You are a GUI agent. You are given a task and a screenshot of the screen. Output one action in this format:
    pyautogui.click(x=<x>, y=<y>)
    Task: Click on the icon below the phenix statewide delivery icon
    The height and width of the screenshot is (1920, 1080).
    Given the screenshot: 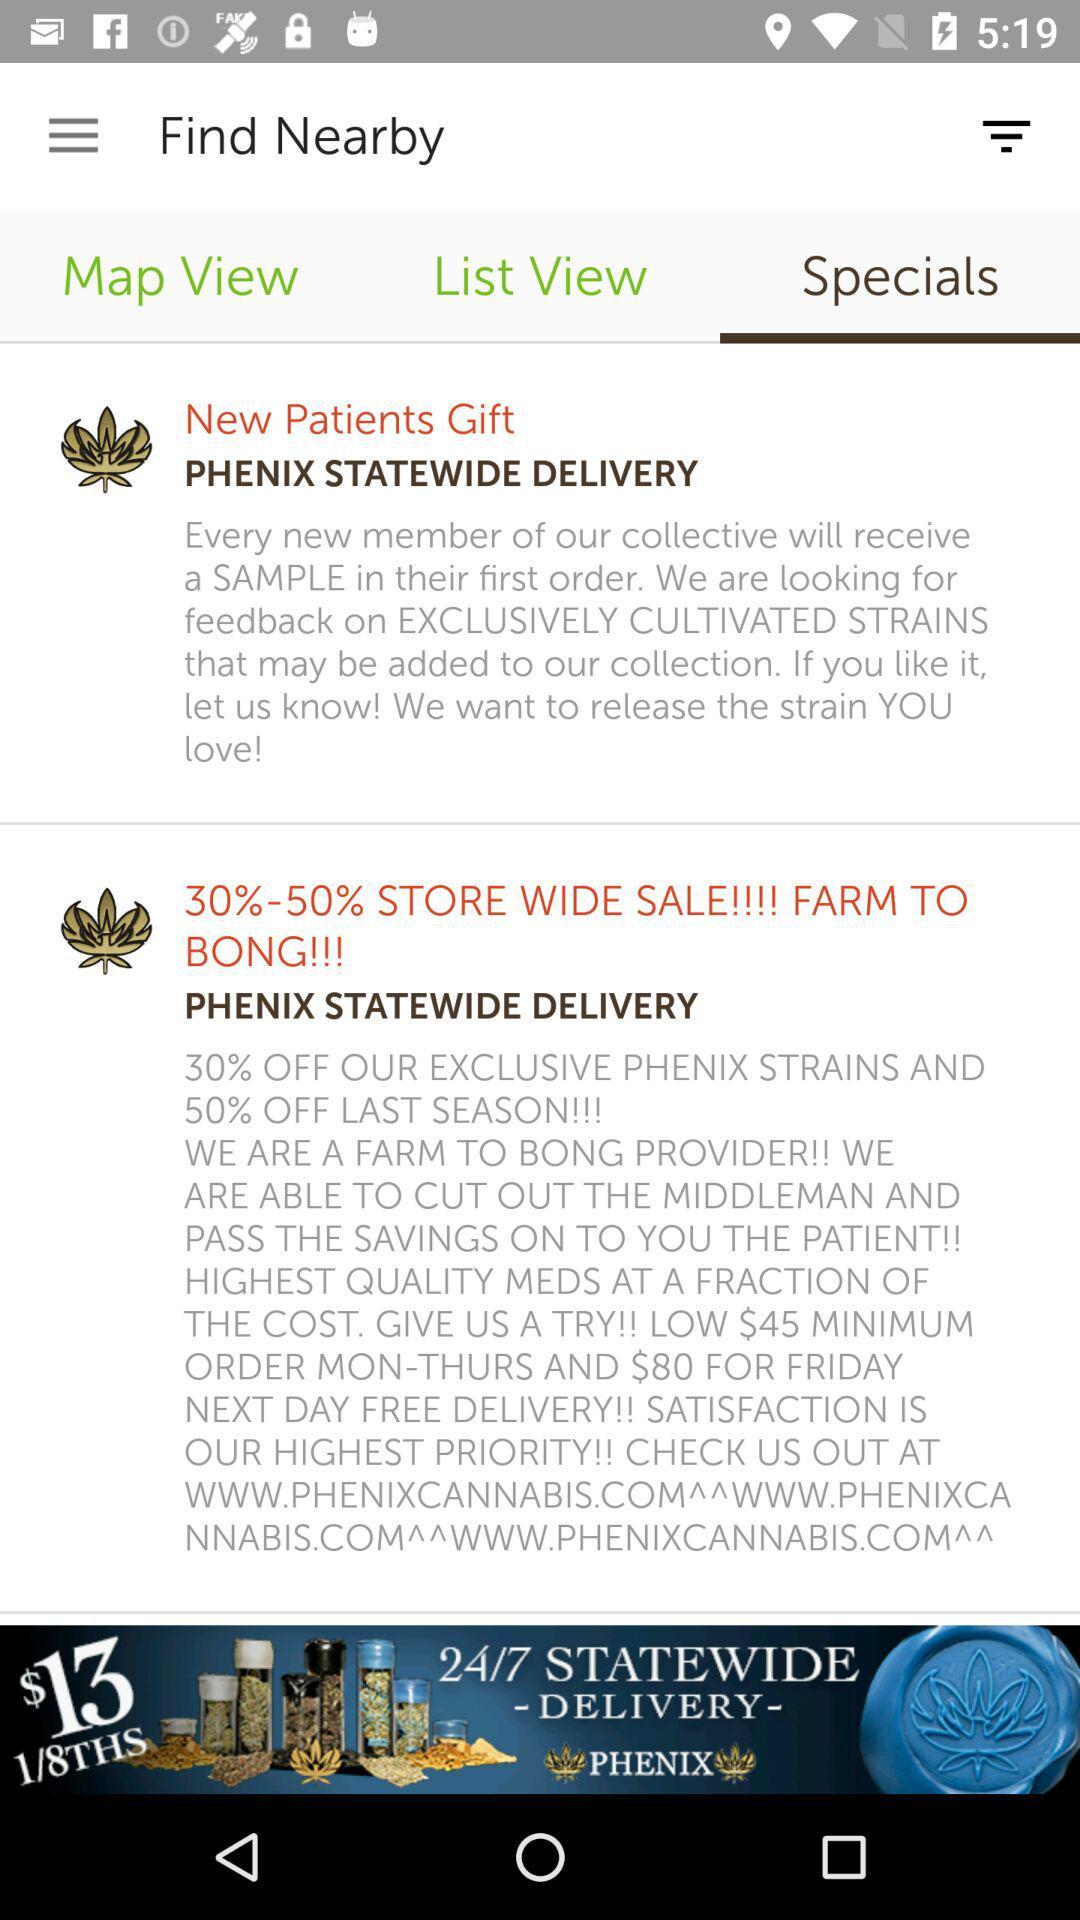 What is the action you would take?
    pyautogui.click(x=604, y=1303)
    